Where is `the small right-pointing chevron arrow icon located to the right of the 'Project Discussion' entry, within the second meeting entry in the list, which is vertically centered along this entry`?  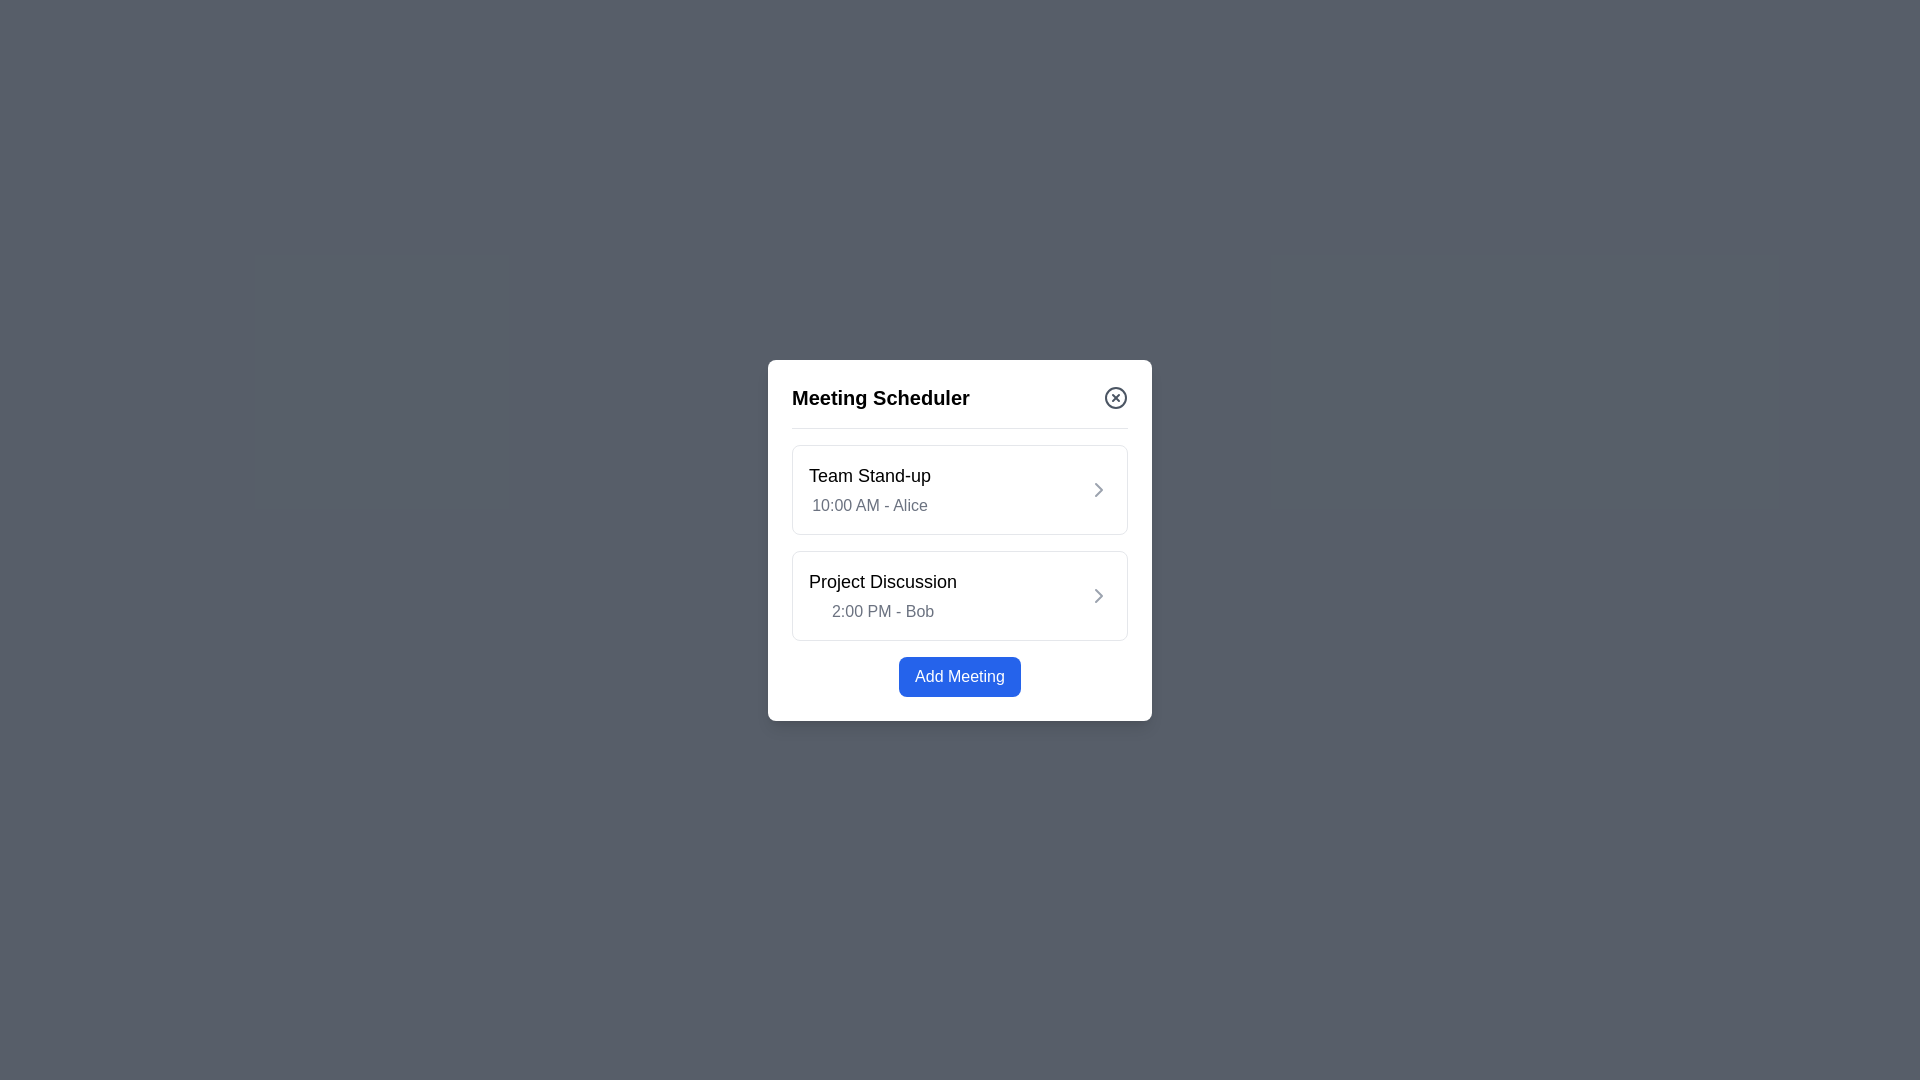 the small right-pointing chevron arrow icon located to the right of the 'Project Discussion' entry, within the second meeting entry in the list, which is vertically centered along this entry is located at coordinates (1098, 593).